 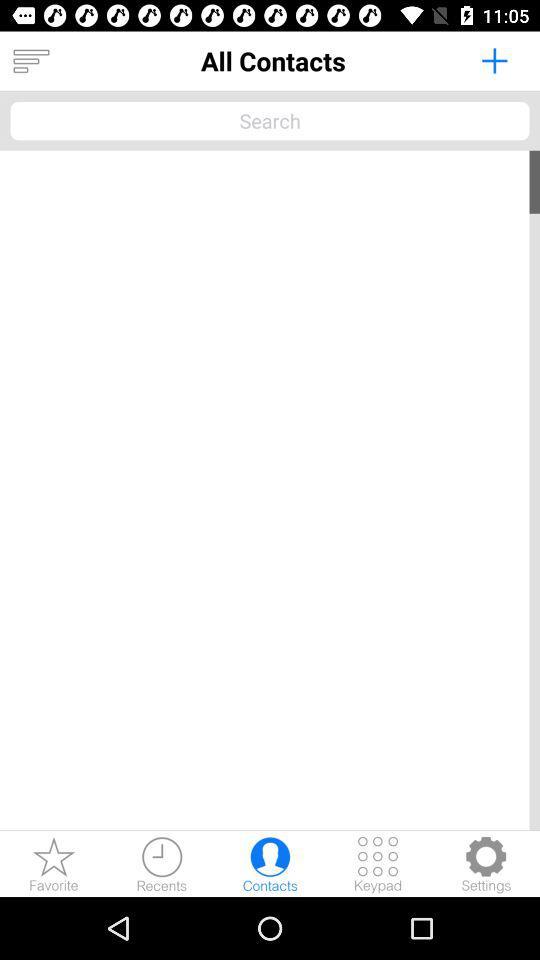 I want to click on the item at the top right corner, so click(x=493, y=59).